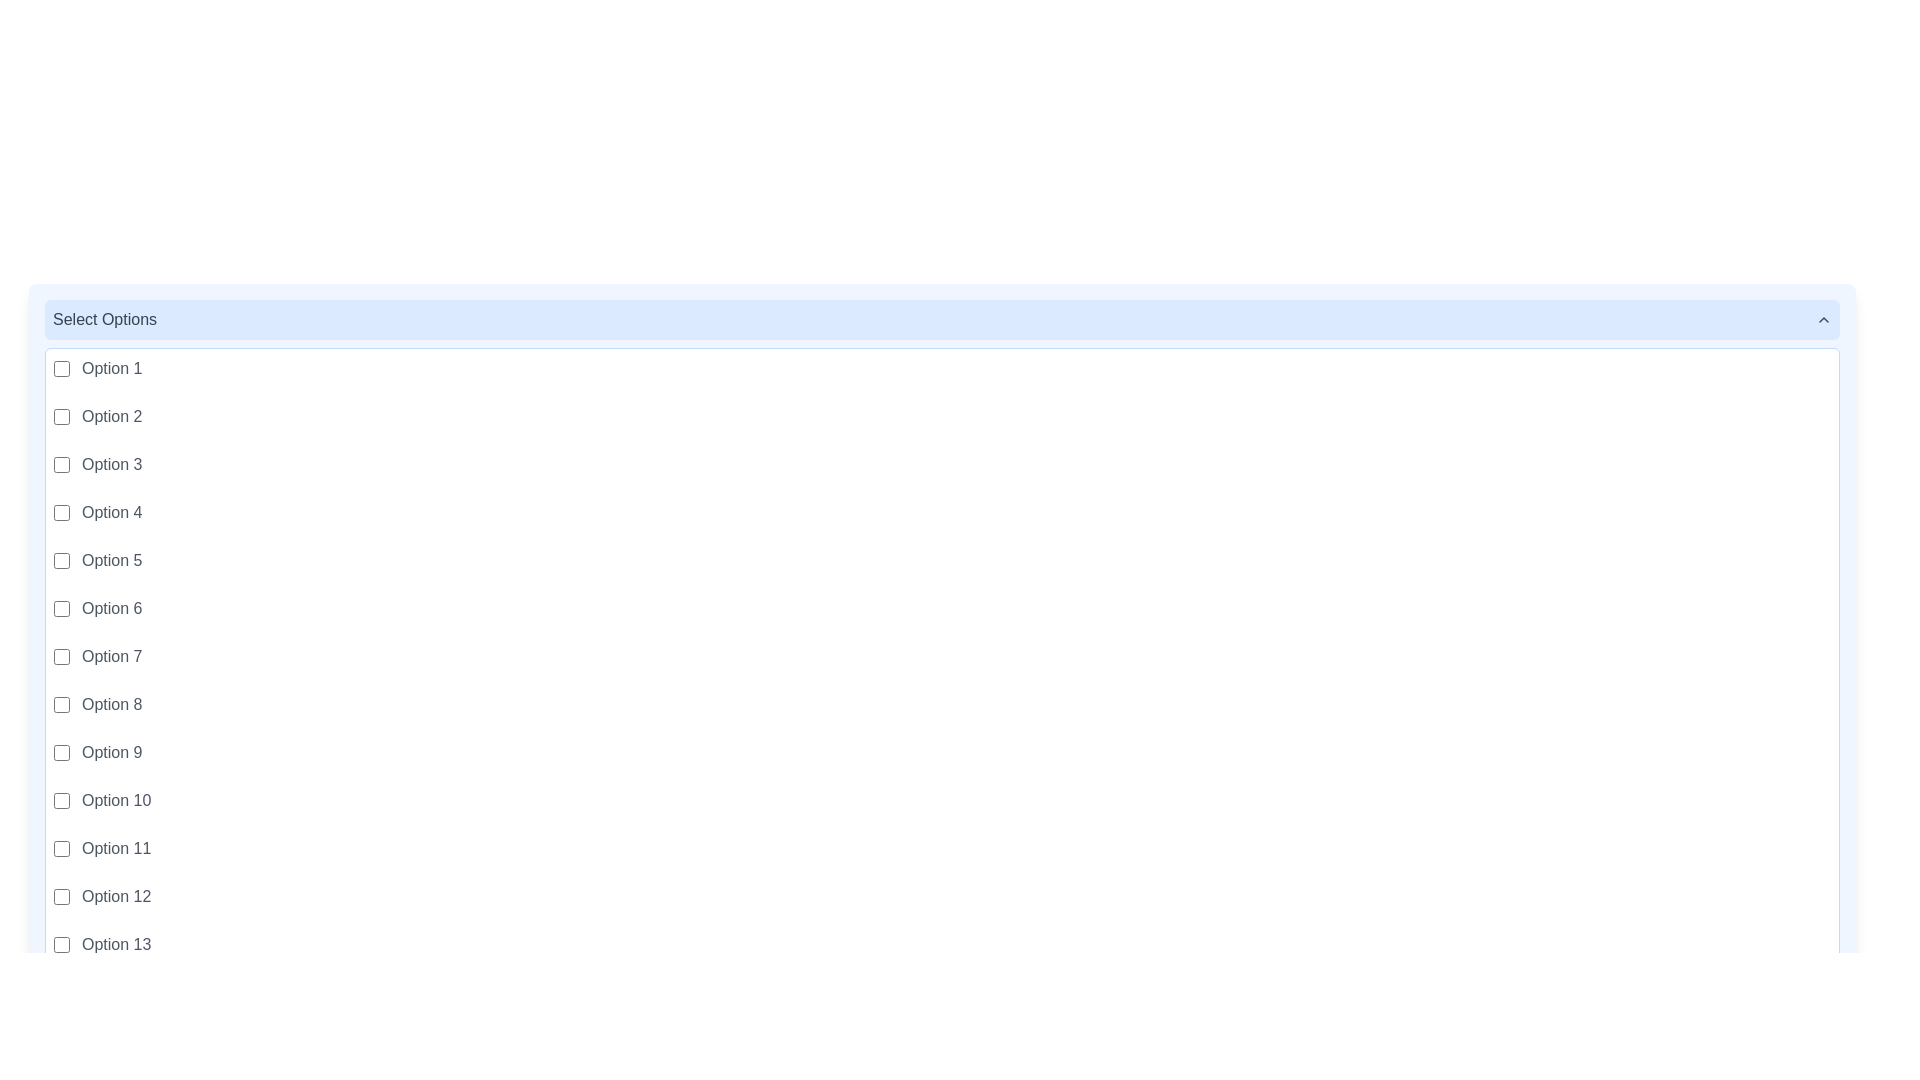  I want to click on the text label that describes the checkbox located immediately to the right of it, which is the seventh item in the vertical list of options, so click(111, 656).